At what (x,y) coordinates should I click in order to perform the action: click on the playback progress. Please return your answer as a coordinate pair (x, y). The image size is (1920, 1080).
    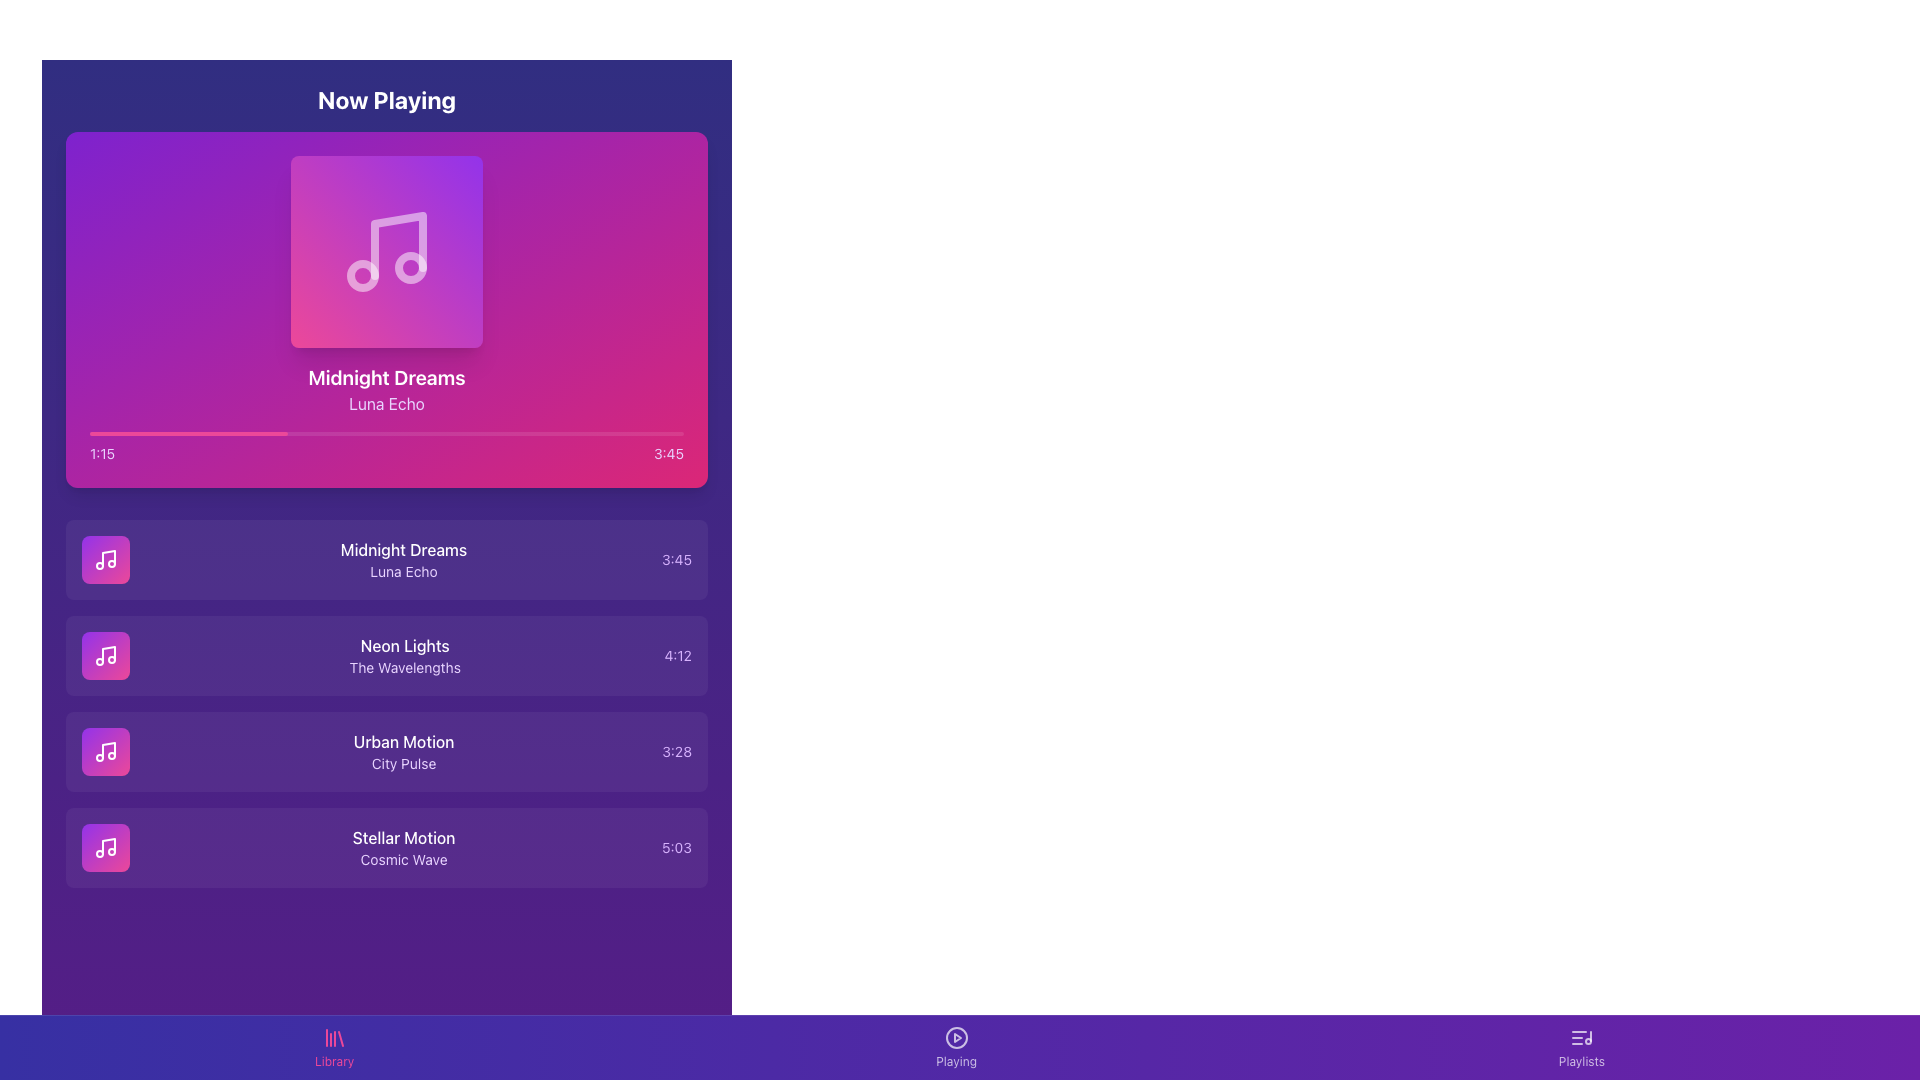
    Looking at the image, I should click on (528, 433).